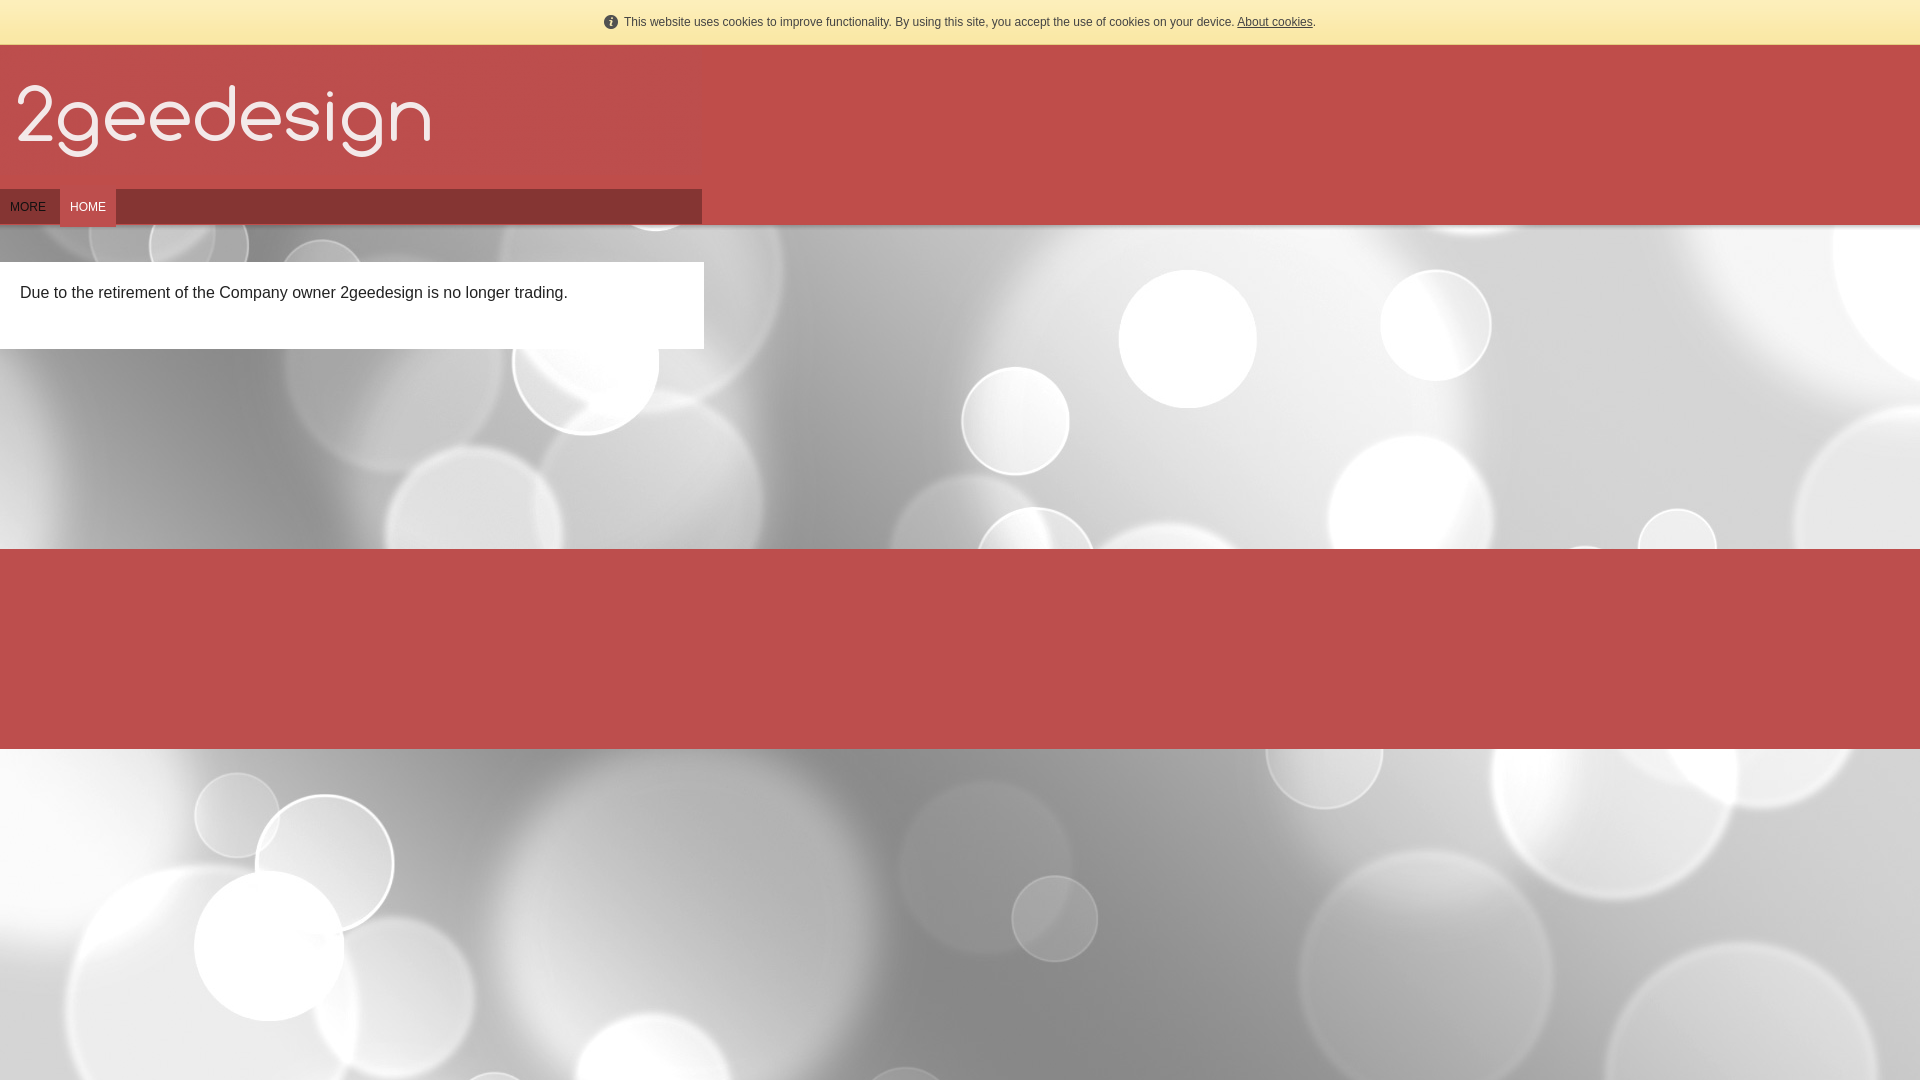 The width and height of the screenshot is (1920, 1080). What do you see at coordinates (59, 216) in the screenshot?
I see `'HOME'` at bounding box center [59, 216].